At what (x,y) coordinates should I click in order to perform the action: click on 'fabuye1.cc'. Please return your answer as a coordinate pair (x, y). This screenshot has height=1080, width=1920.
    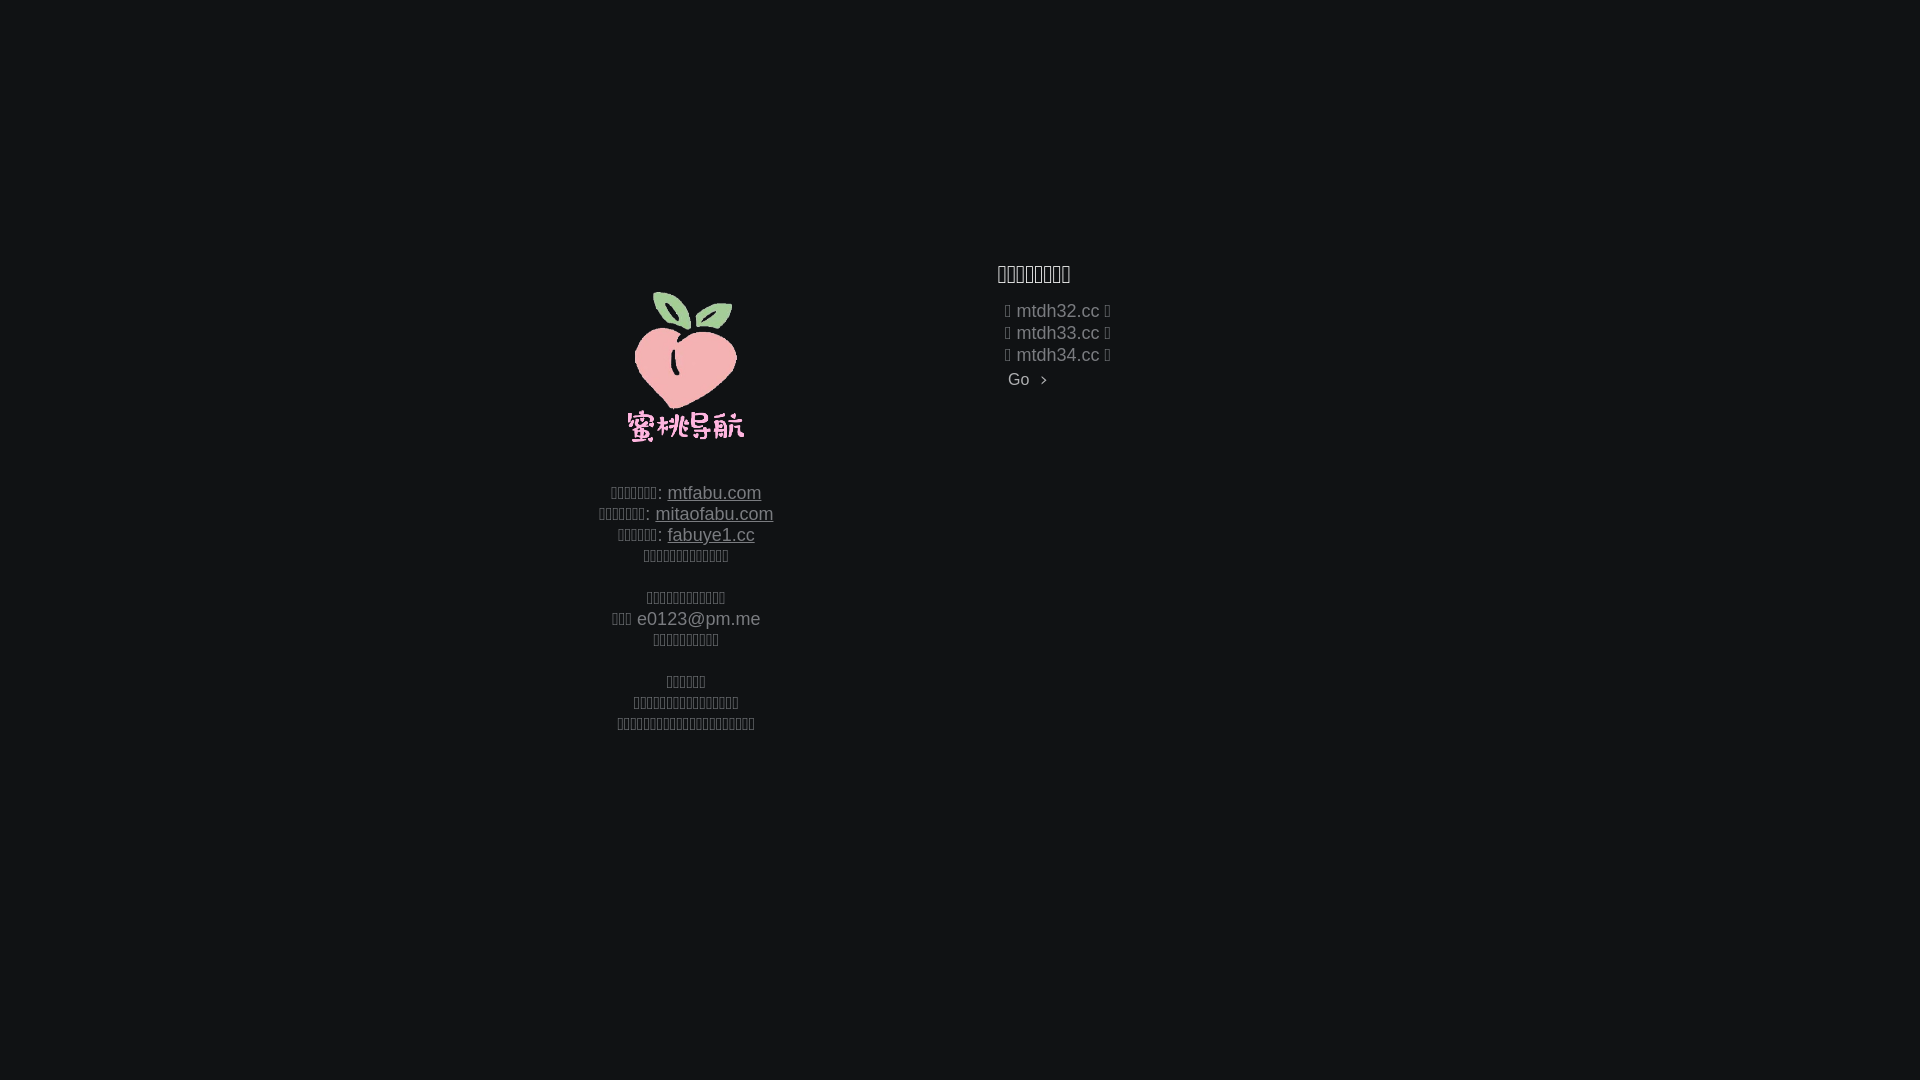
    Looking at the image, I should click on (711, 534).